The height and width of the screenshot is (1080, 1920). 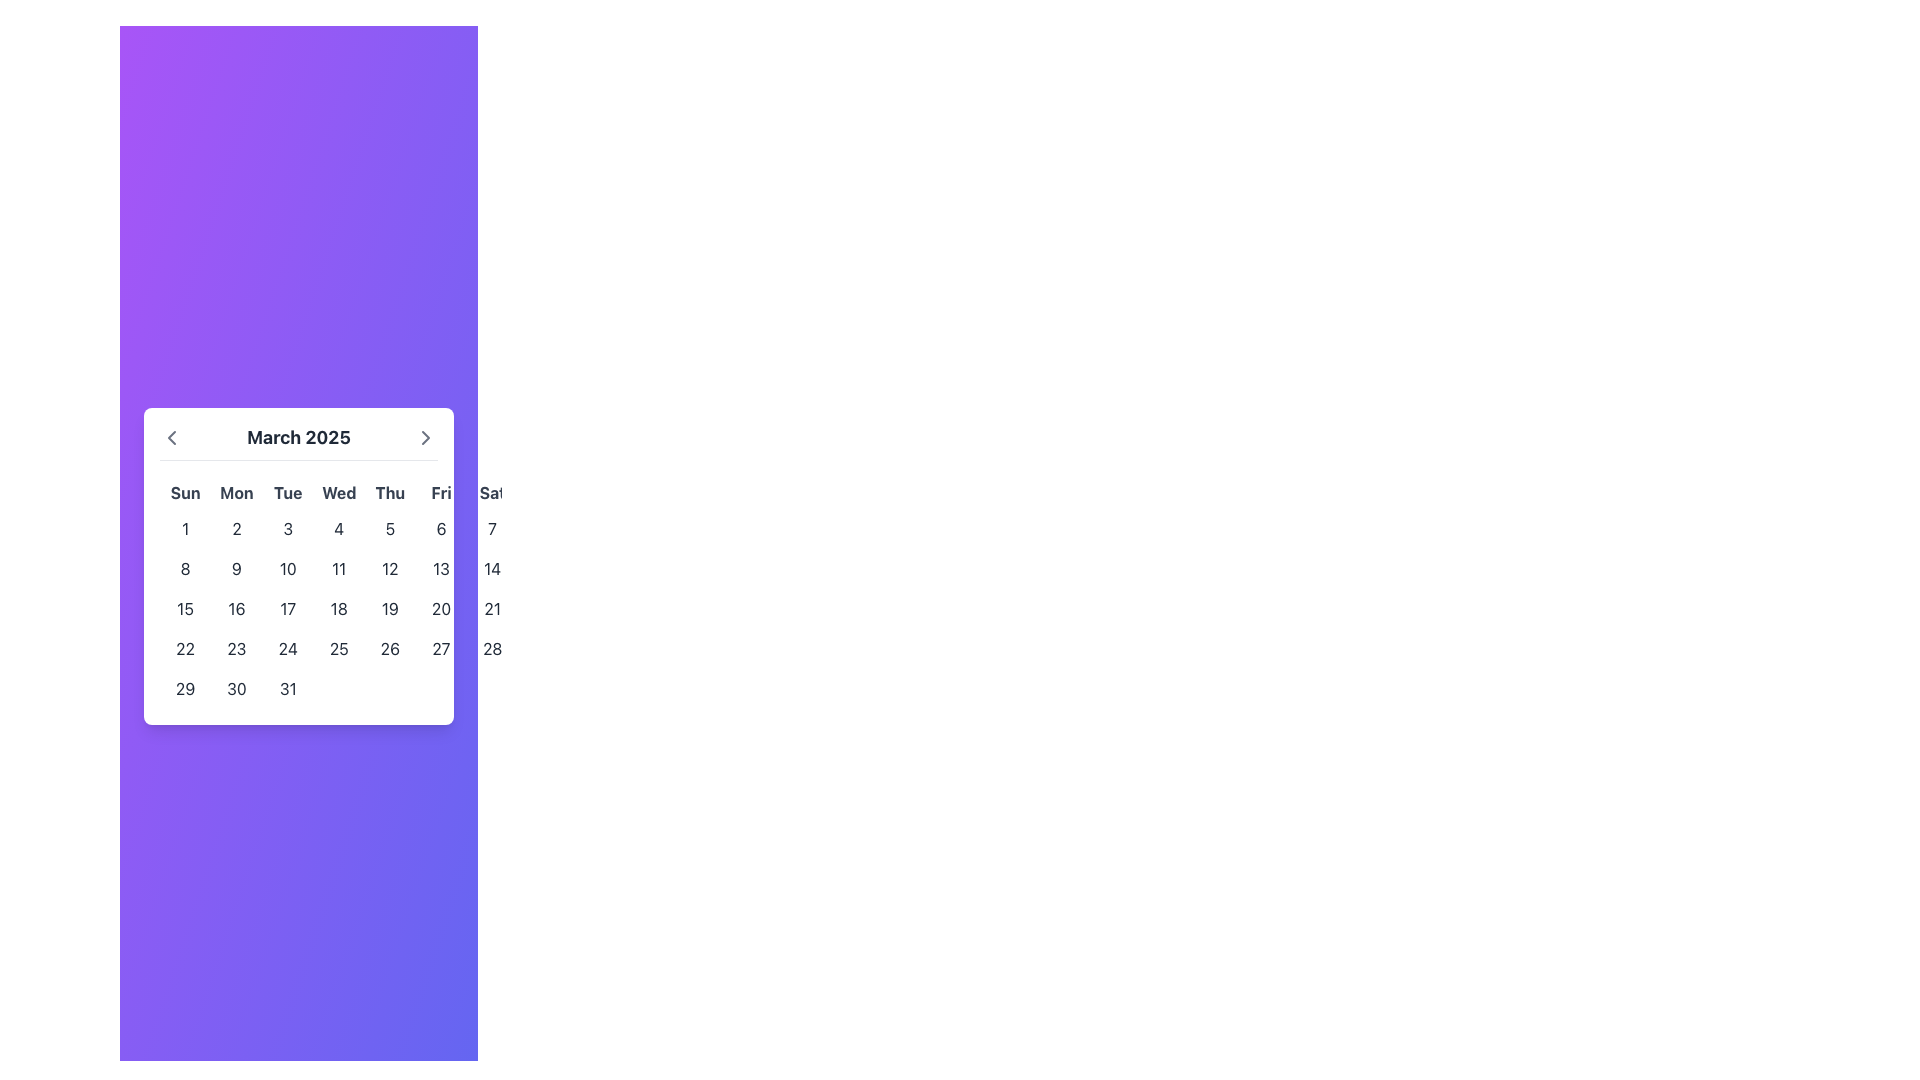 What do you see at coordinates (425, 435) in the screenshot?
I see `the right-pointing chevron arrow located at the top-right corner of the calendar header bar near the 'March 2025' title for feedback` at bounding box center [425, 435].